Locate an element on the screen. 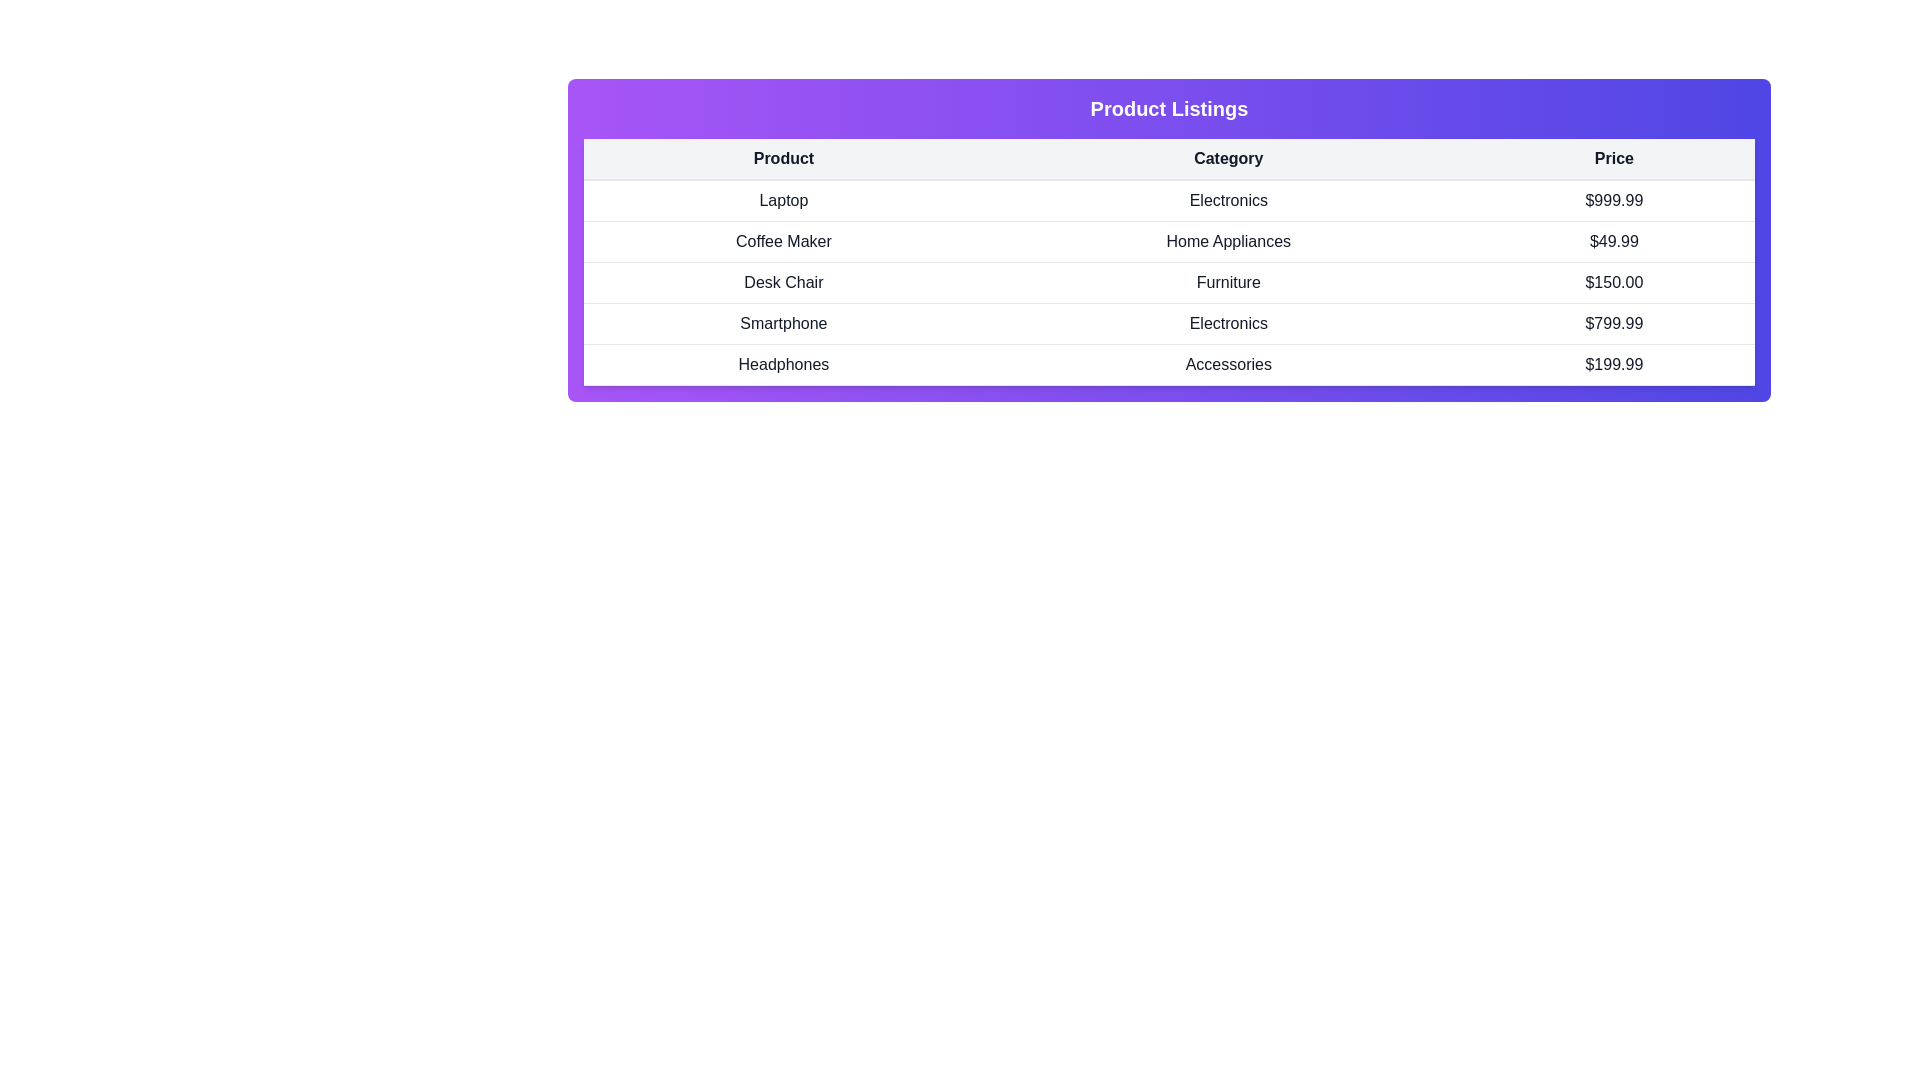  the 'Price' column header in the table, which is the third column header following 'Product' and 'Category', located in the top-right section of the table header strip under 'Product Listings' is located at coordinates (1614, 158).